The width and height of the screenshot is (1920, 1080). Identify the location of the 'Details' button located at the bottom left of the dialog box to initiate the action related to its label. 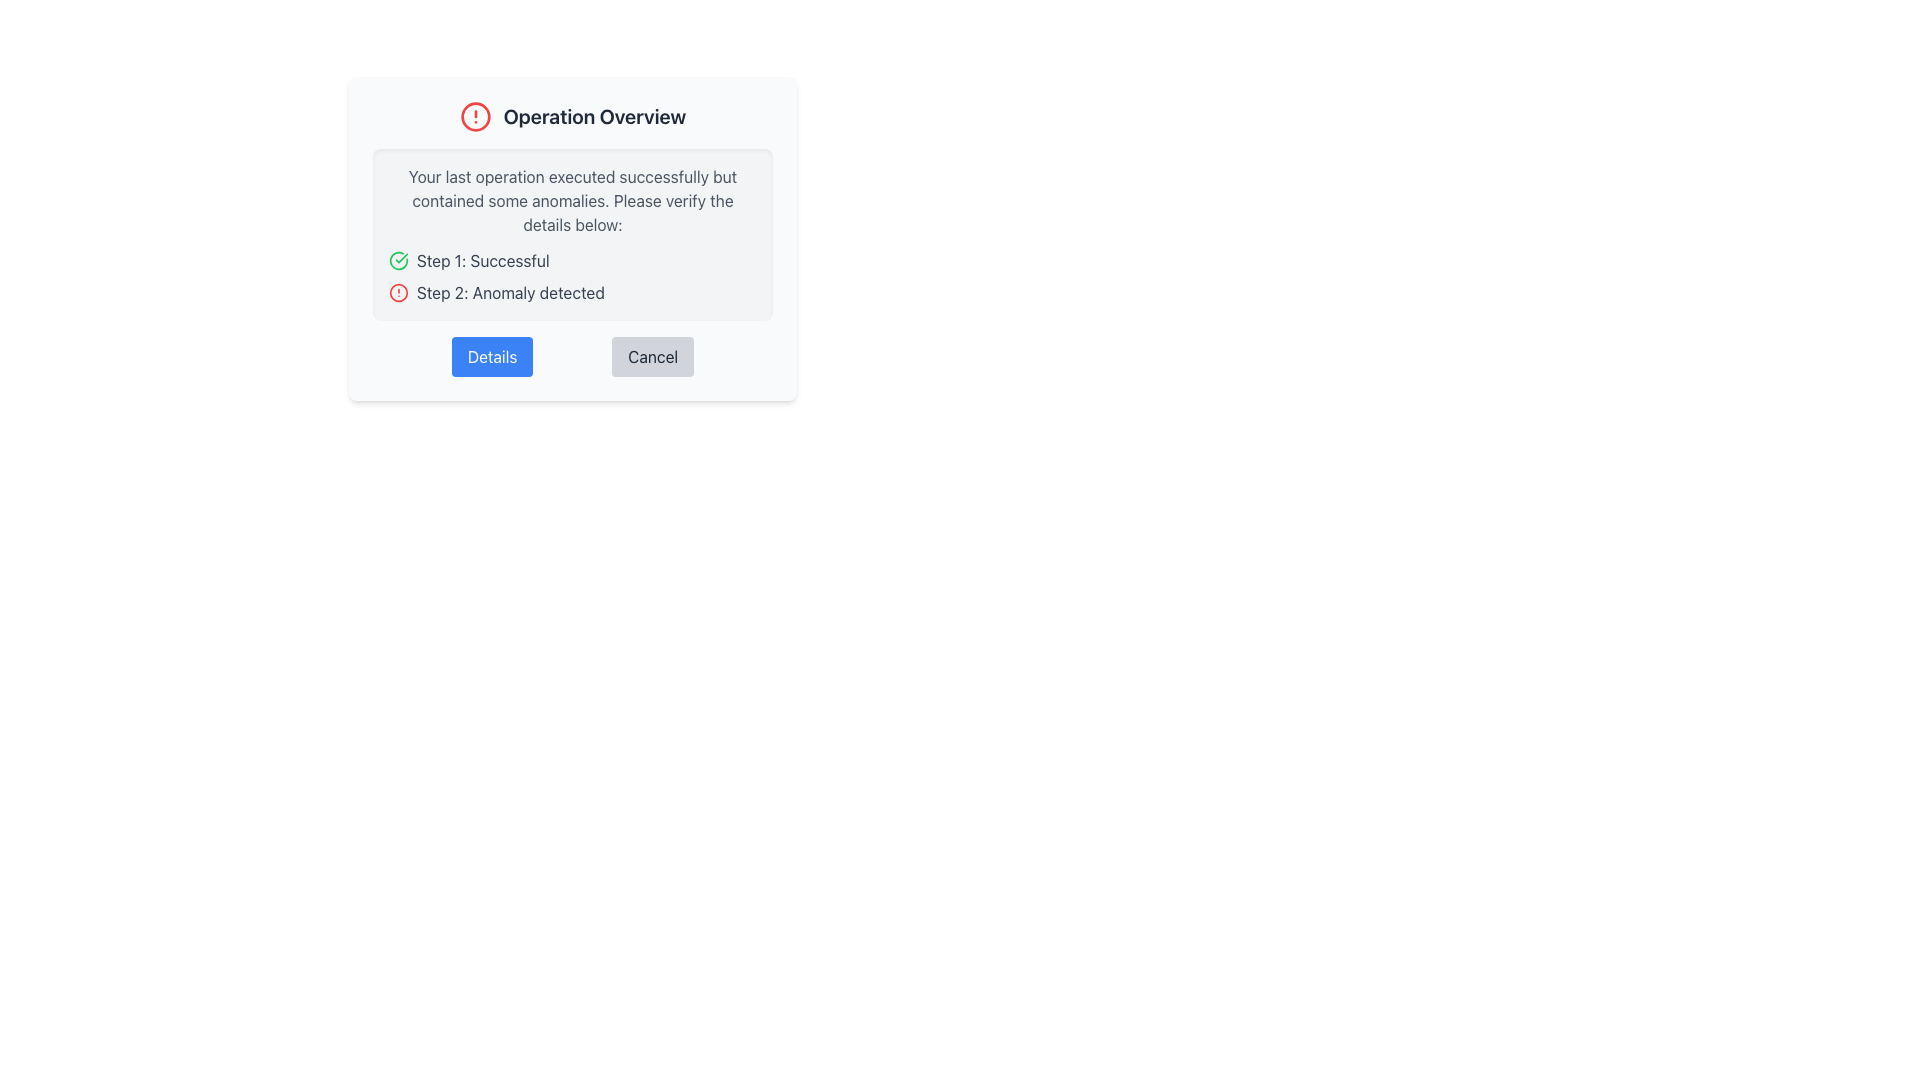
(492, 356).